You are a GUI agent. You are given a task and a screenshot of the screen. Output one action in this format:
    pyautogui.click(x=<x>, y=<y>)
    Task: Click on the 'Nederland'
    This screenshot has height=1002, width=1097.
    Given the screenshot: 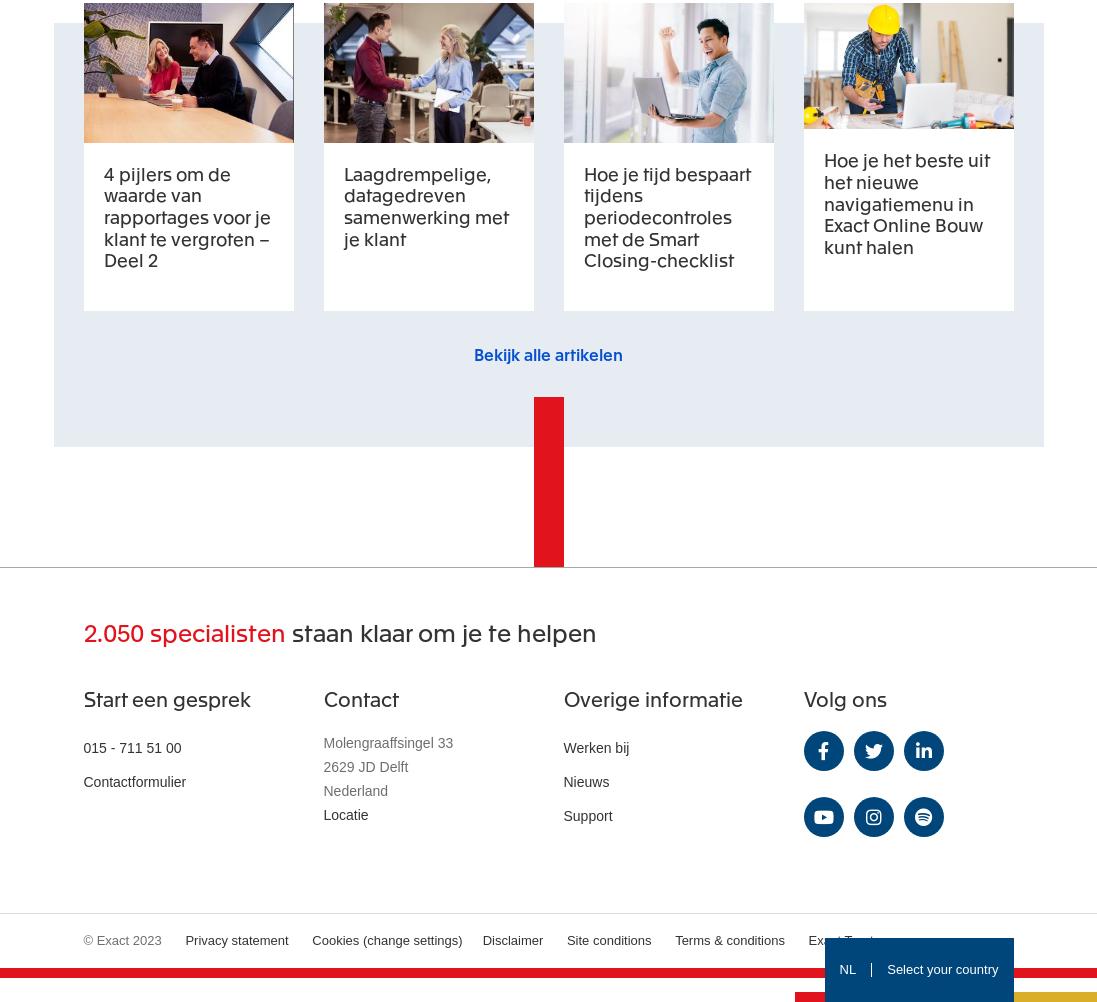 What is the action you would take?
    pyautogui.click(x=355, y=788)
    